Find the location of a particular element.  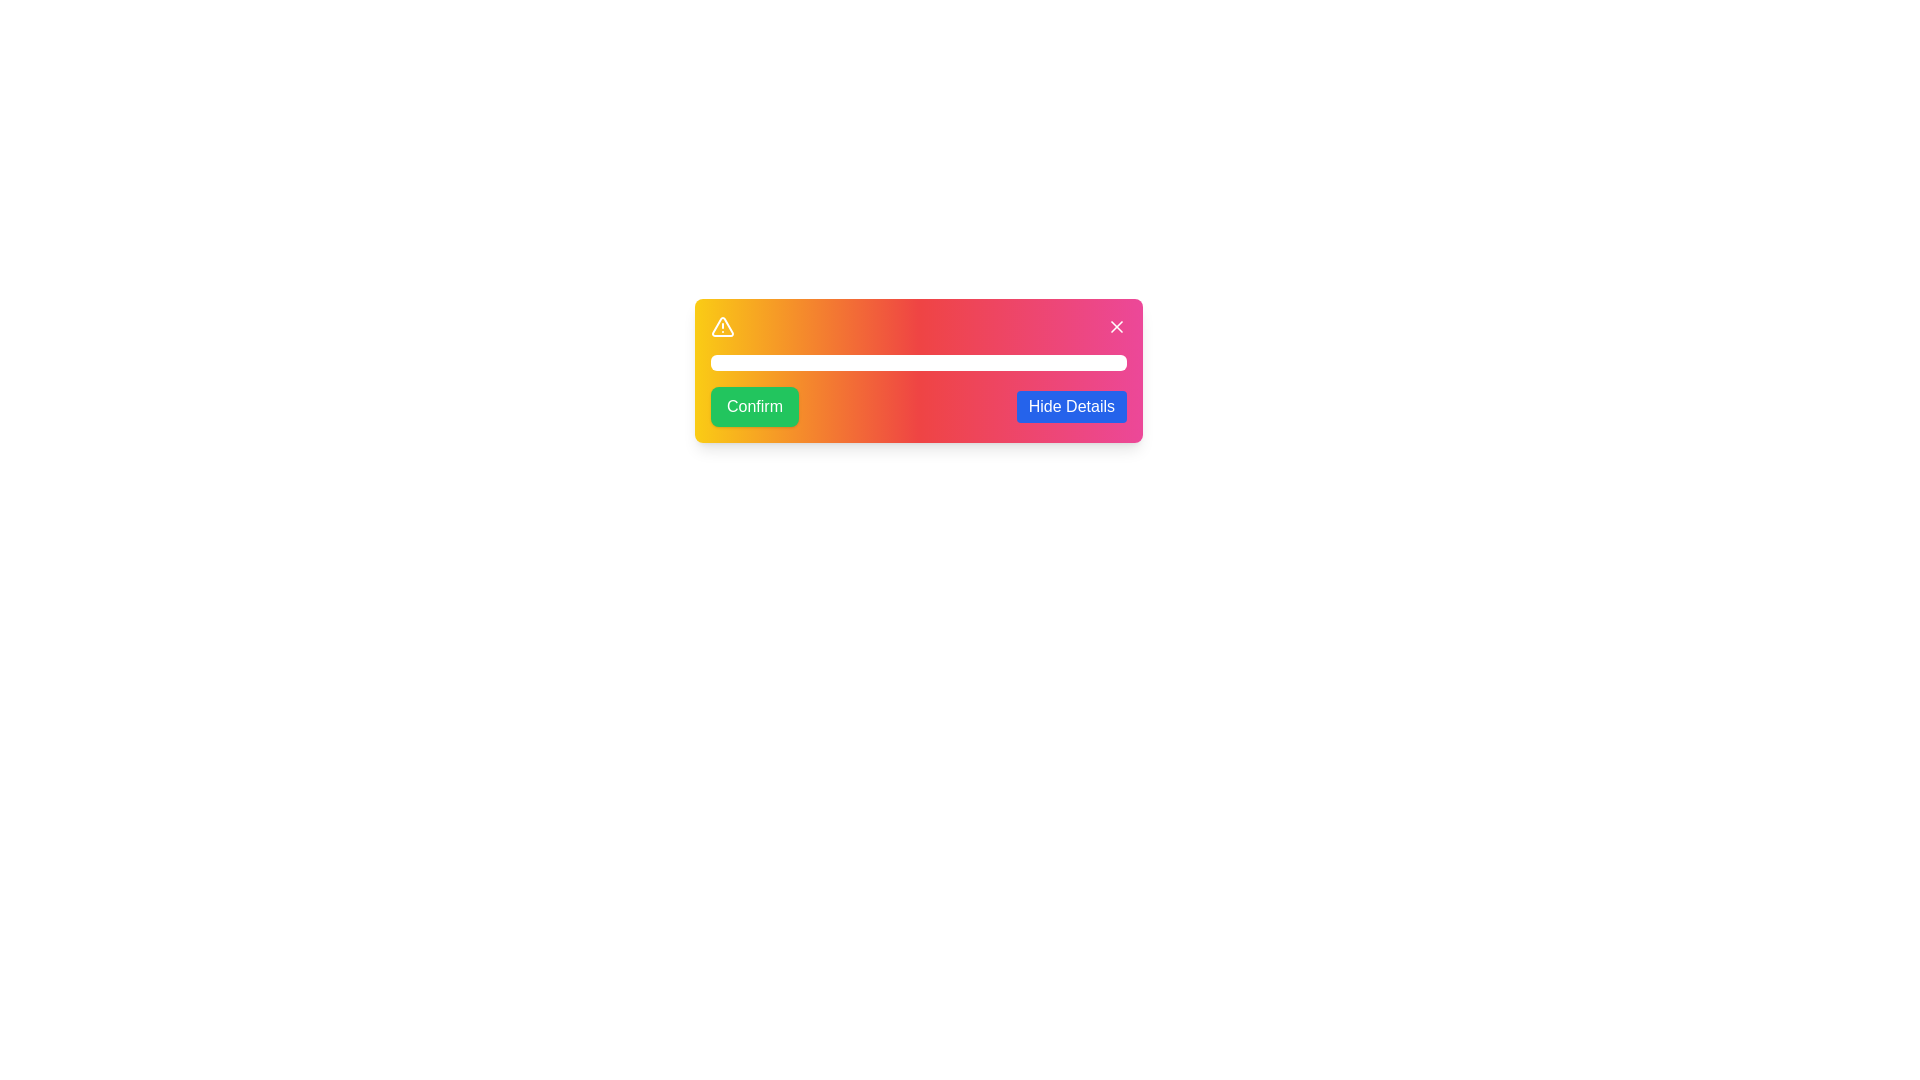

the 'Close Alert' button located at the top-right corner of the colorful rectangular alert box is located at coordinates (1116, 326).